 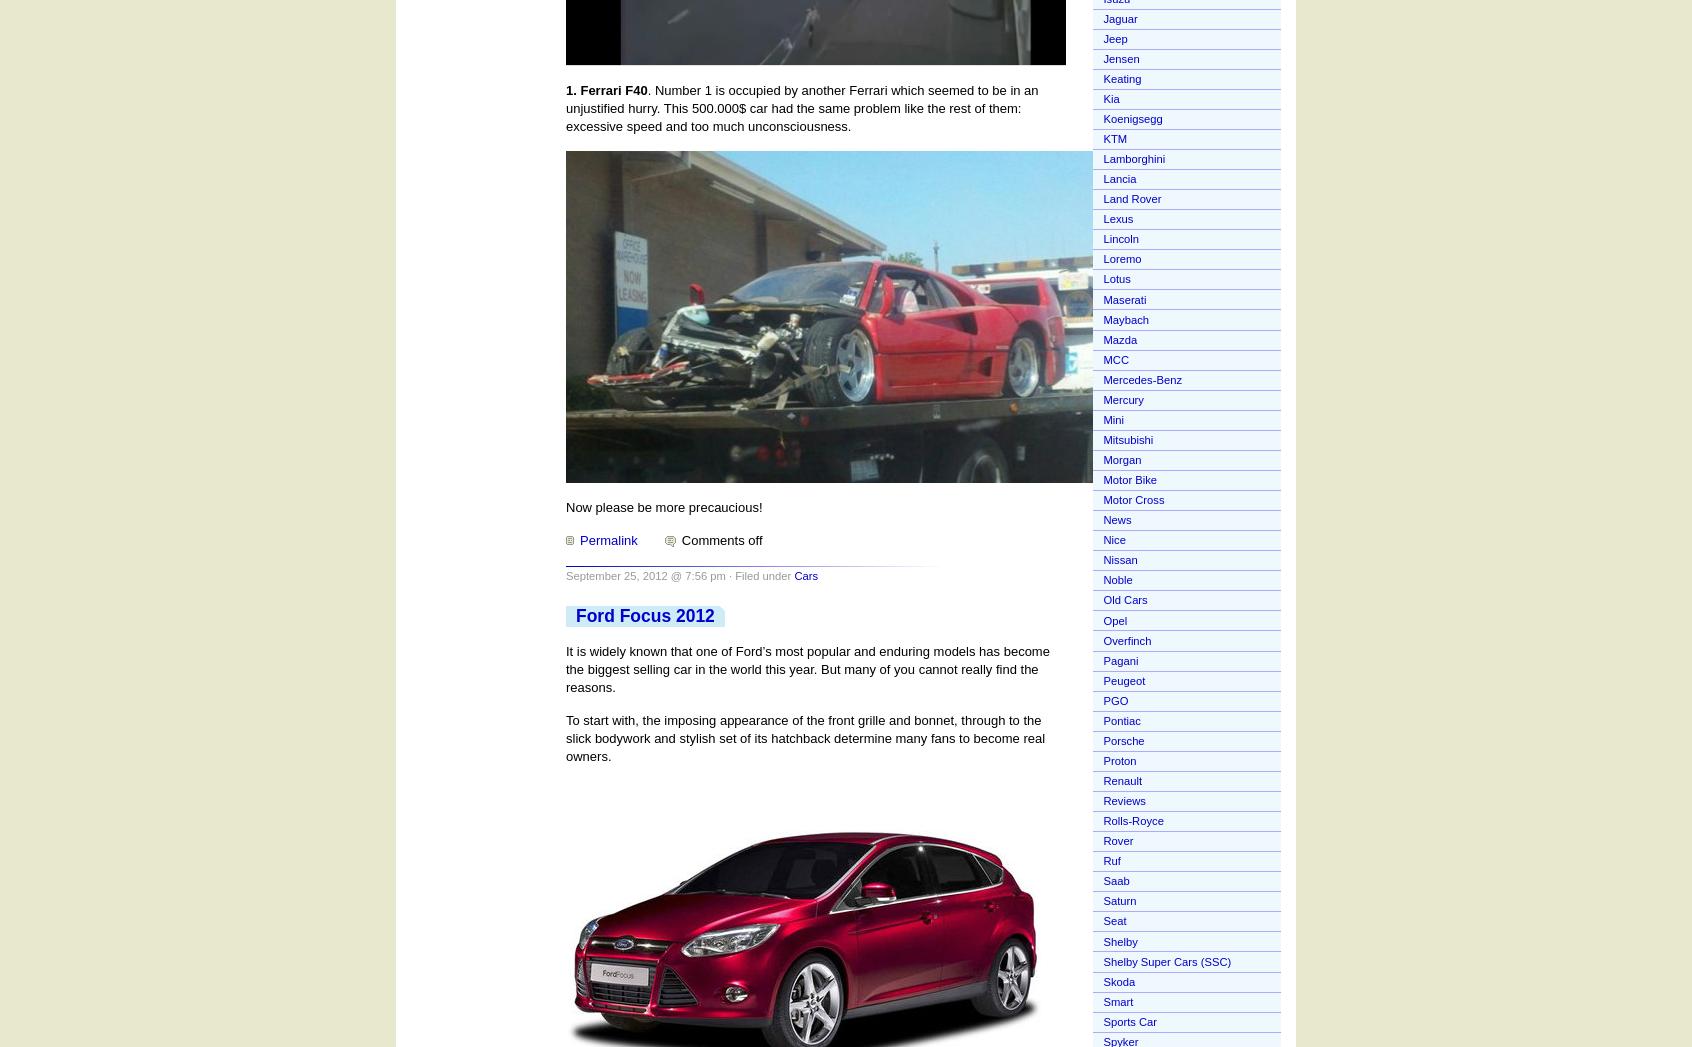 What do you see at coordinates (1115, 620) in the screenshot?
I see `'Opel'` at bounding box center [1115, 620].